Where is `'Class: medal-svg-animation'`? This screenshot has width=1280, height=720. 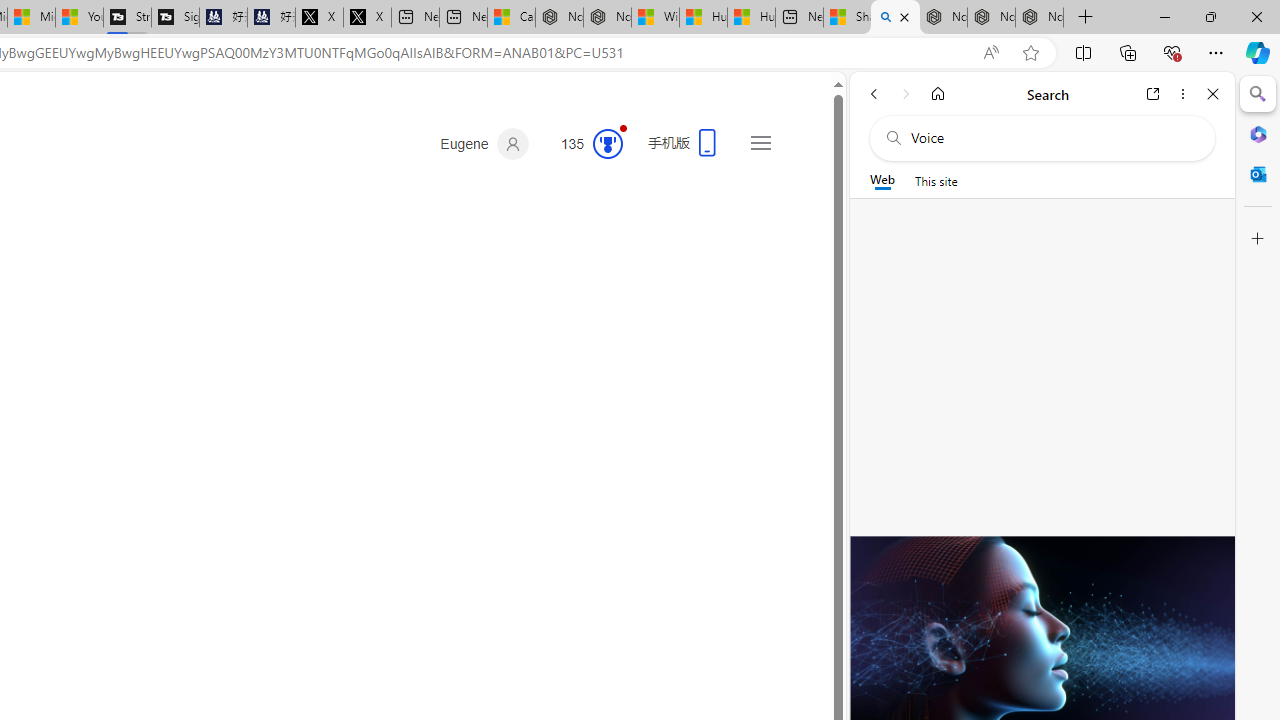
'Class: medal-svg-animation' is located at coordinates (607, 143).